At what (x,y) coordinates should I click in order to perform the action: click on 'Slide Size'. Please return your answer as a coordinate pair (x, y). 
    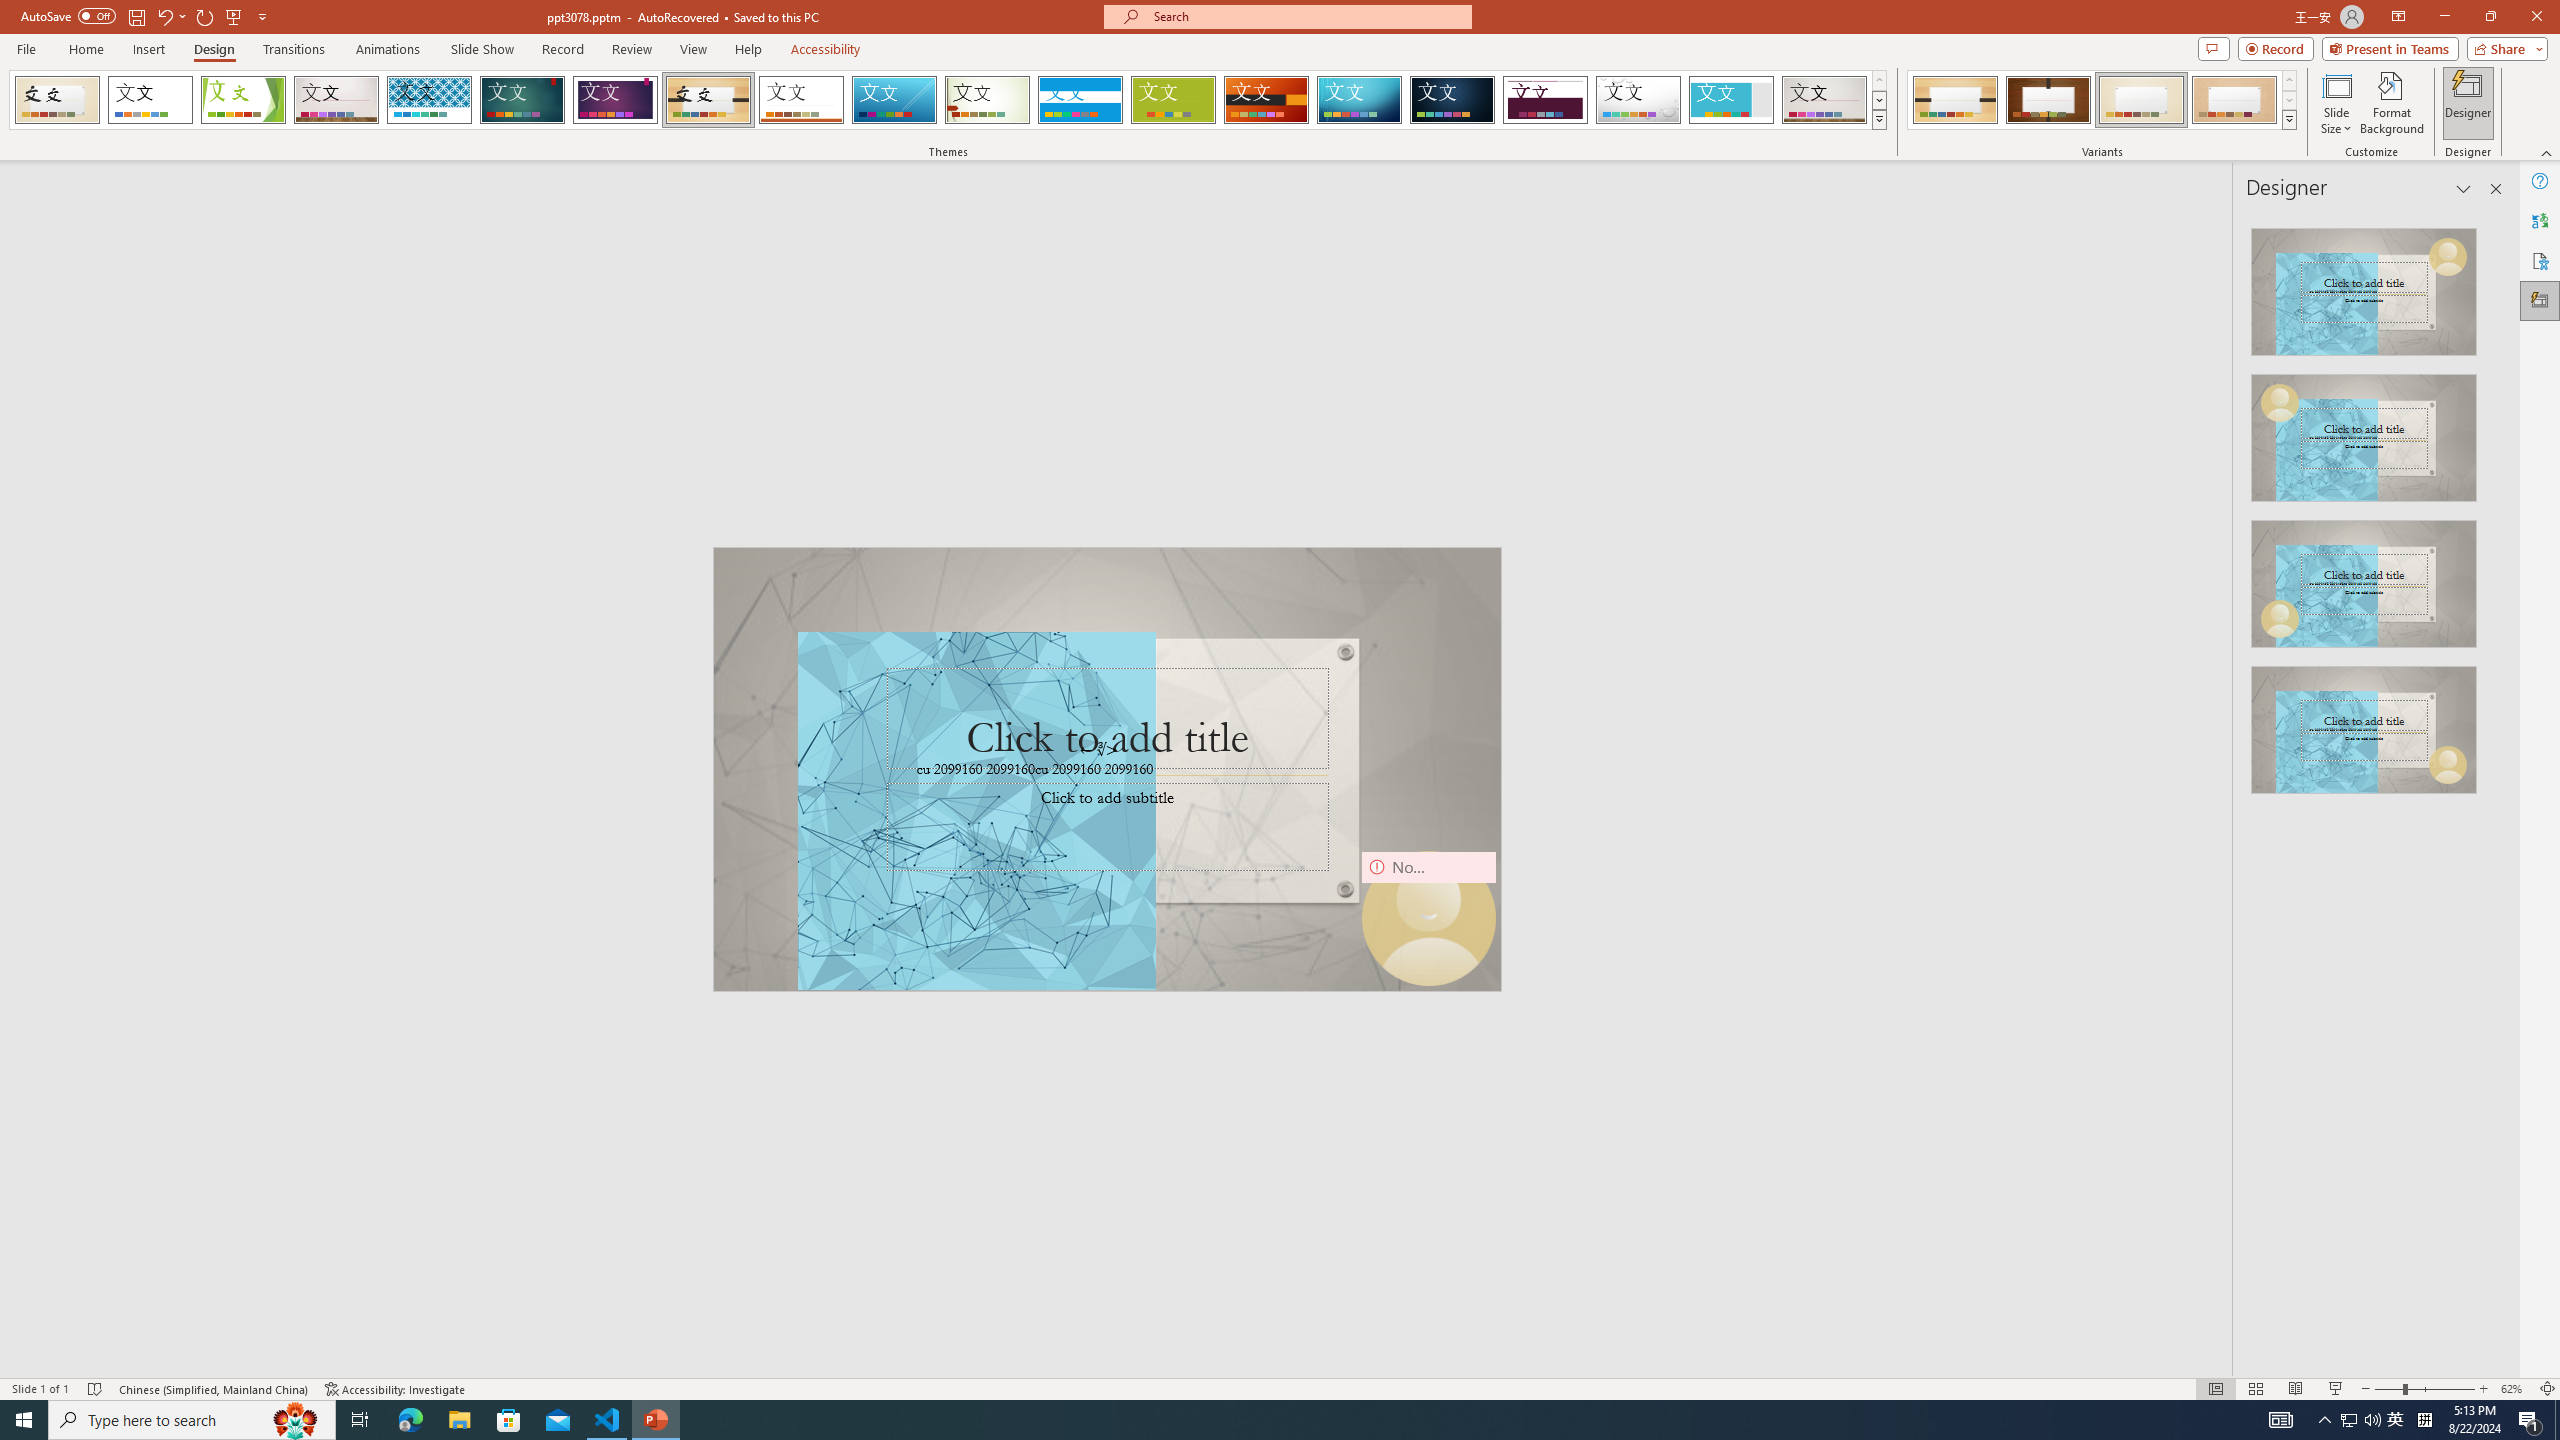
    Looking at the image, I should click on (2336, 103).